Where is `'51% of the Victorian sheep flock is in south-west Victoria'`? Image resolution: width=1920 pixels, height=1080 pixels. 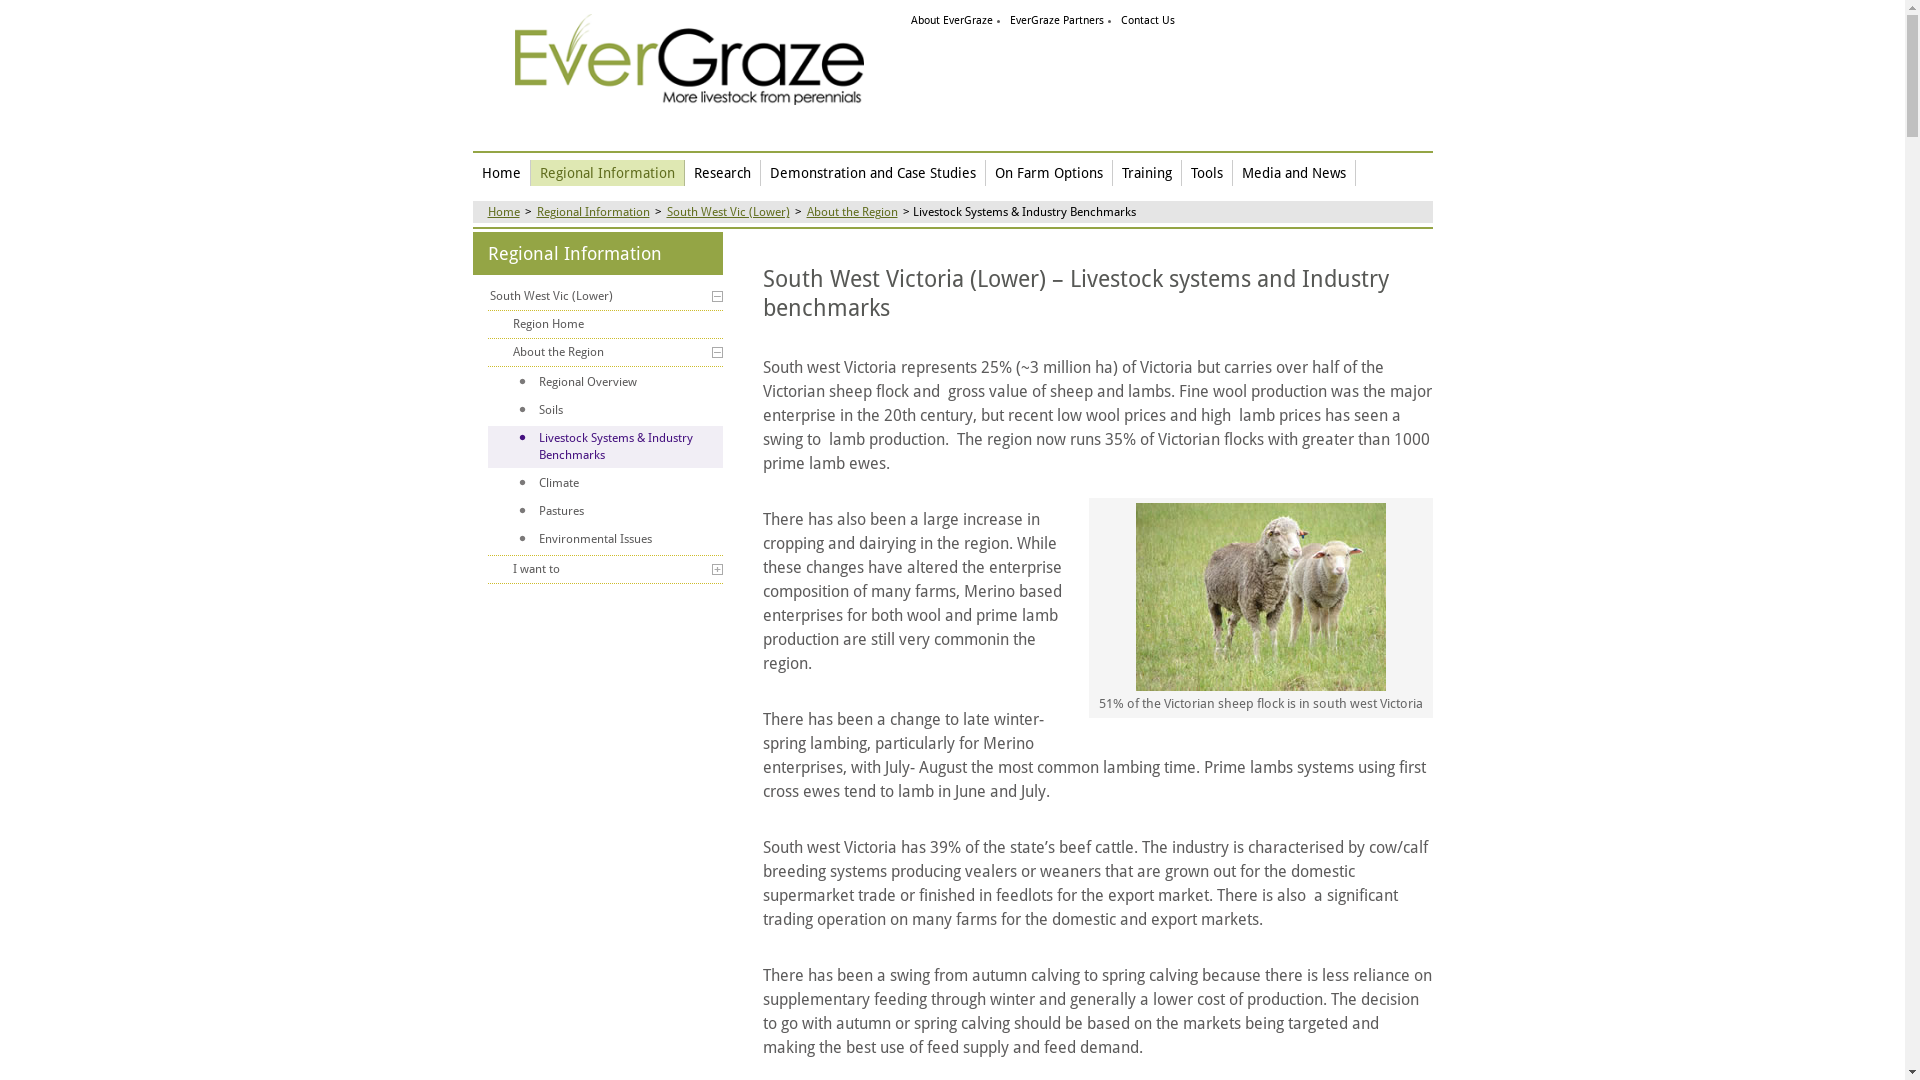
'51% of the Victorian sheep flock is in south-west Victoria' is located at coordinates (1136, 596).